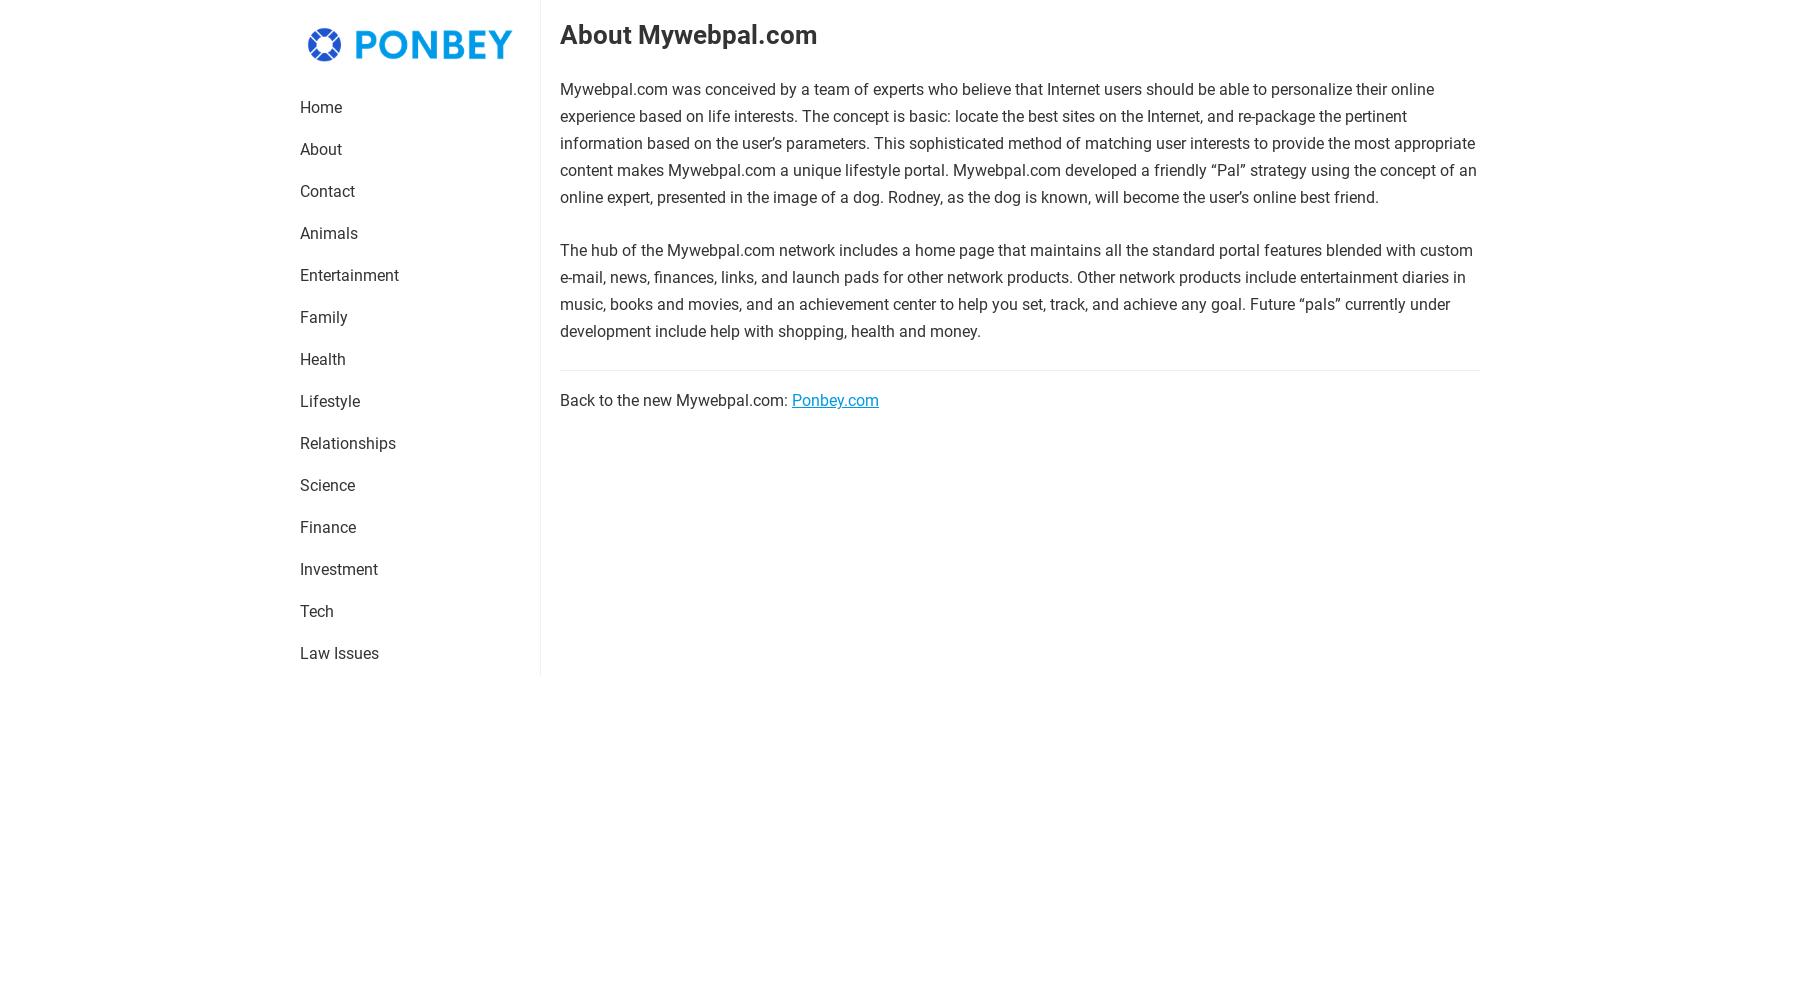 Image resolution: width=1800 pixels, height=1000 pixels. What do you see at coordinates (835, 400) in the screenshot?
I see `'Ponbey.com'` at bounding box center [835, 400].